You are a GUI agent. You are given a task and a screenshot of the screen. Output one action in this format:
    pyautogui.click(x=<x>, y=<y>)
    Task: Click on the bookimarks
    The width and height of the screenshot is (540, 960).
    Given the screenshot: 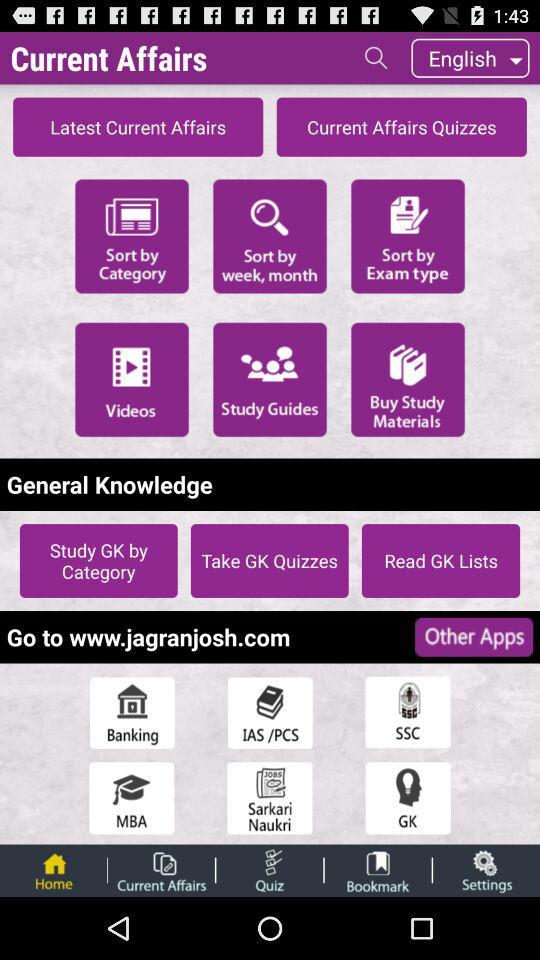 What is the action you would take?
    pyautogui.click(x=378, y=869)
    